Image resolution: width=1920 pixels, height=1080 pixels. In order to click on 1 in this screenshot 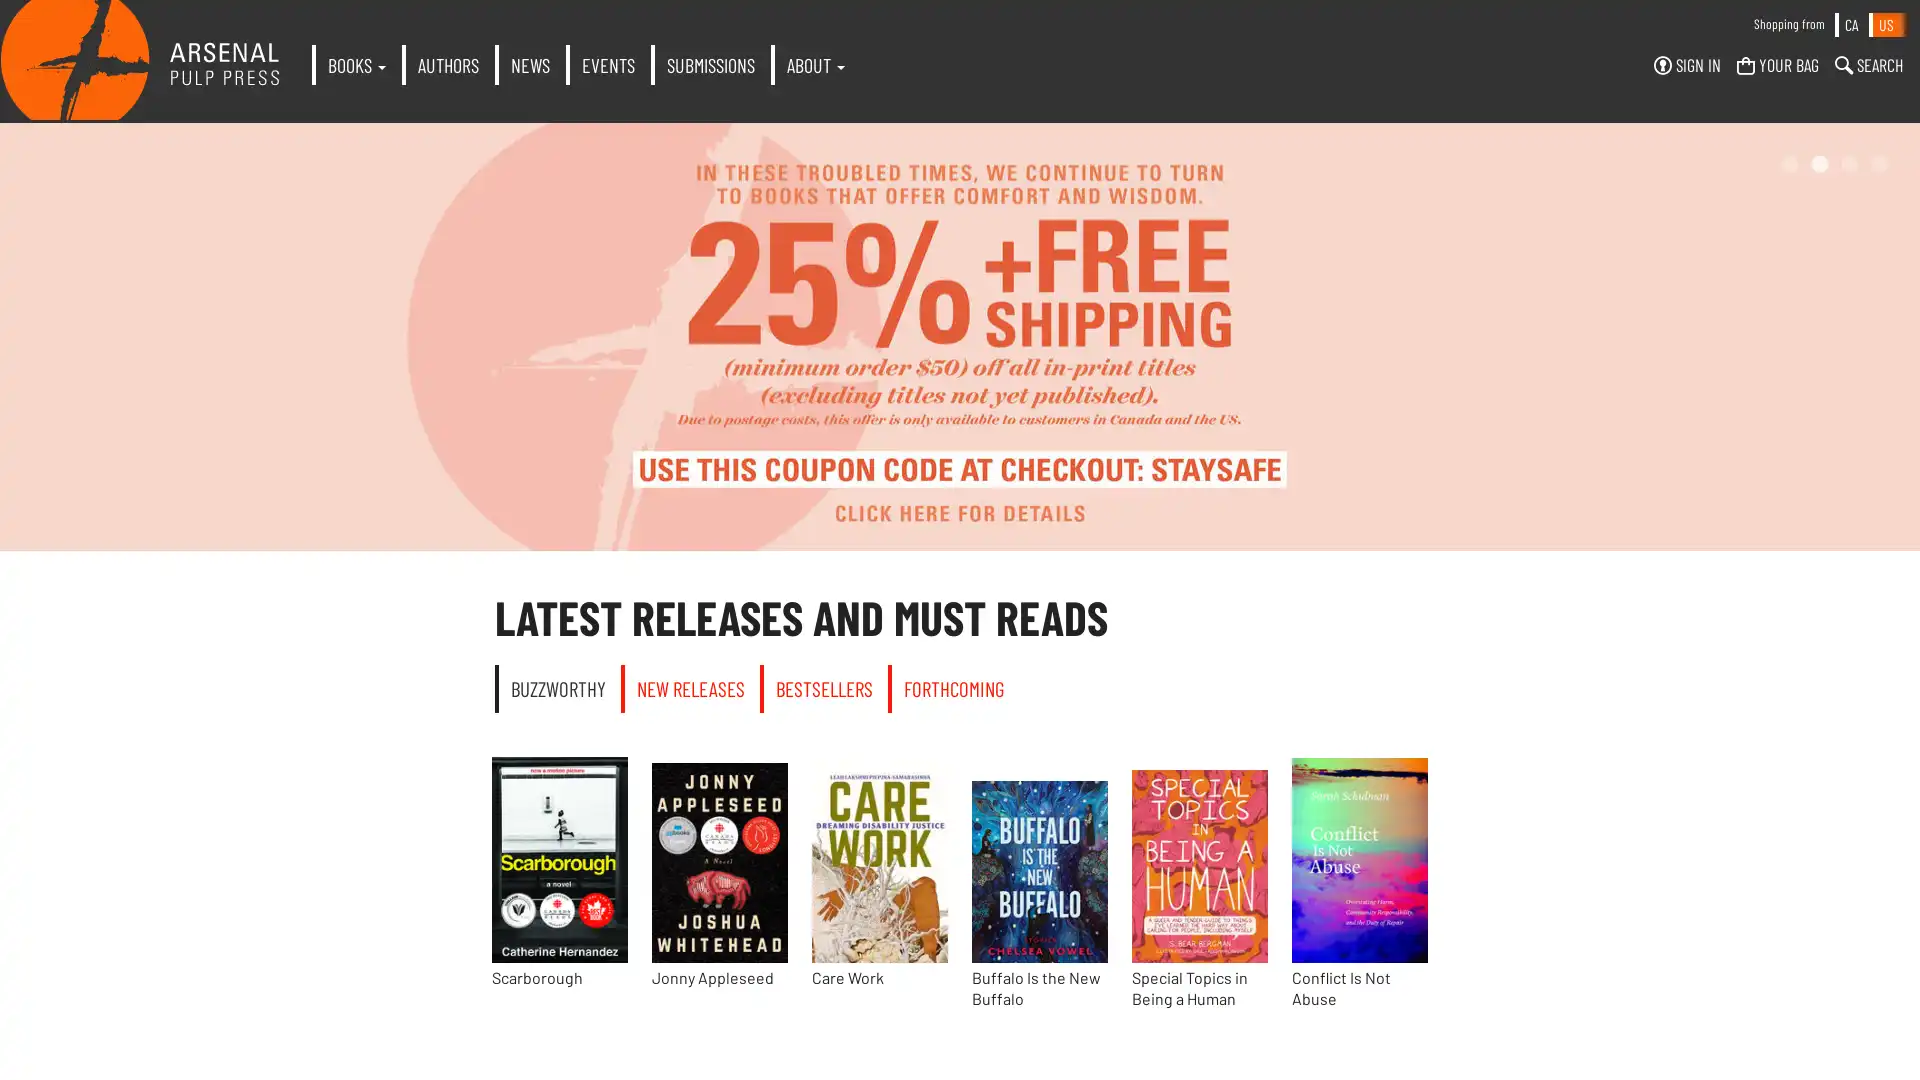, I will do `click(1790, 164)`.